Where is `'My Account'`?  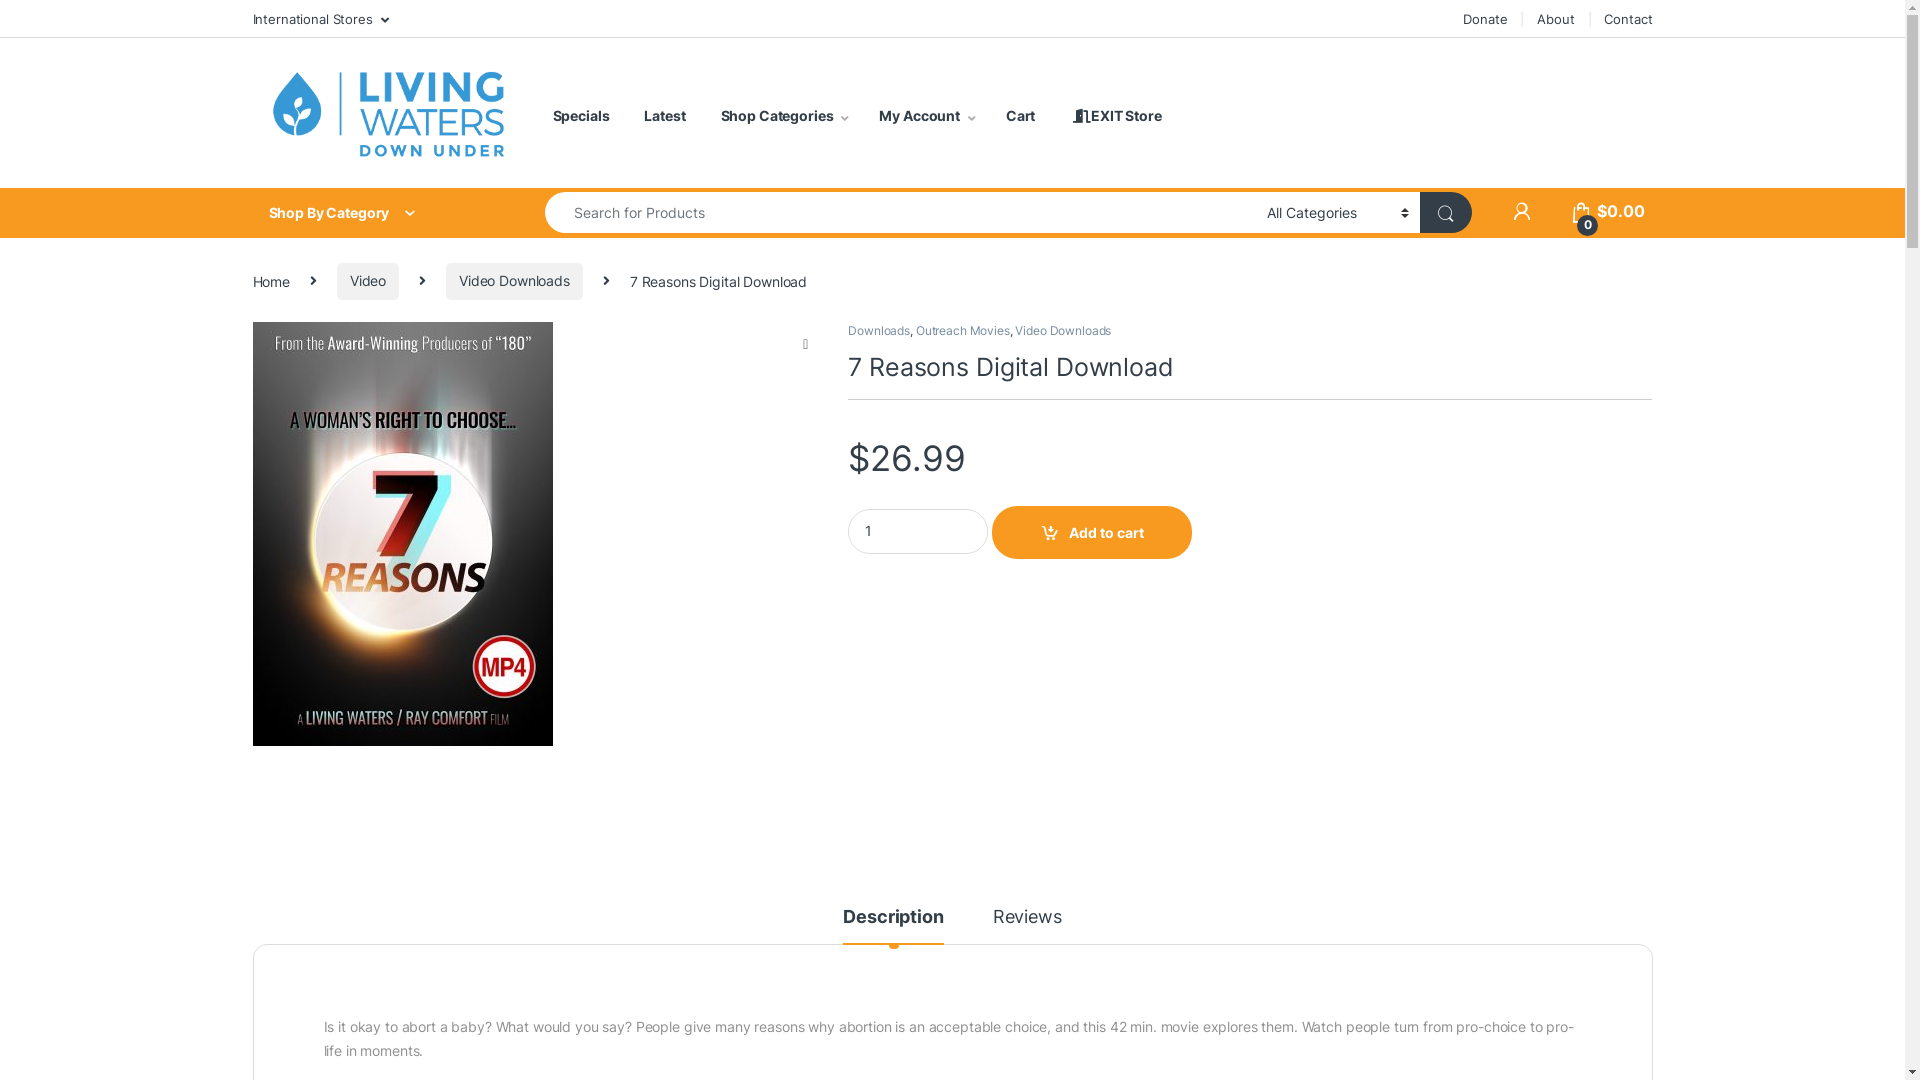
'My Account' is located at coordinates (878, 115).